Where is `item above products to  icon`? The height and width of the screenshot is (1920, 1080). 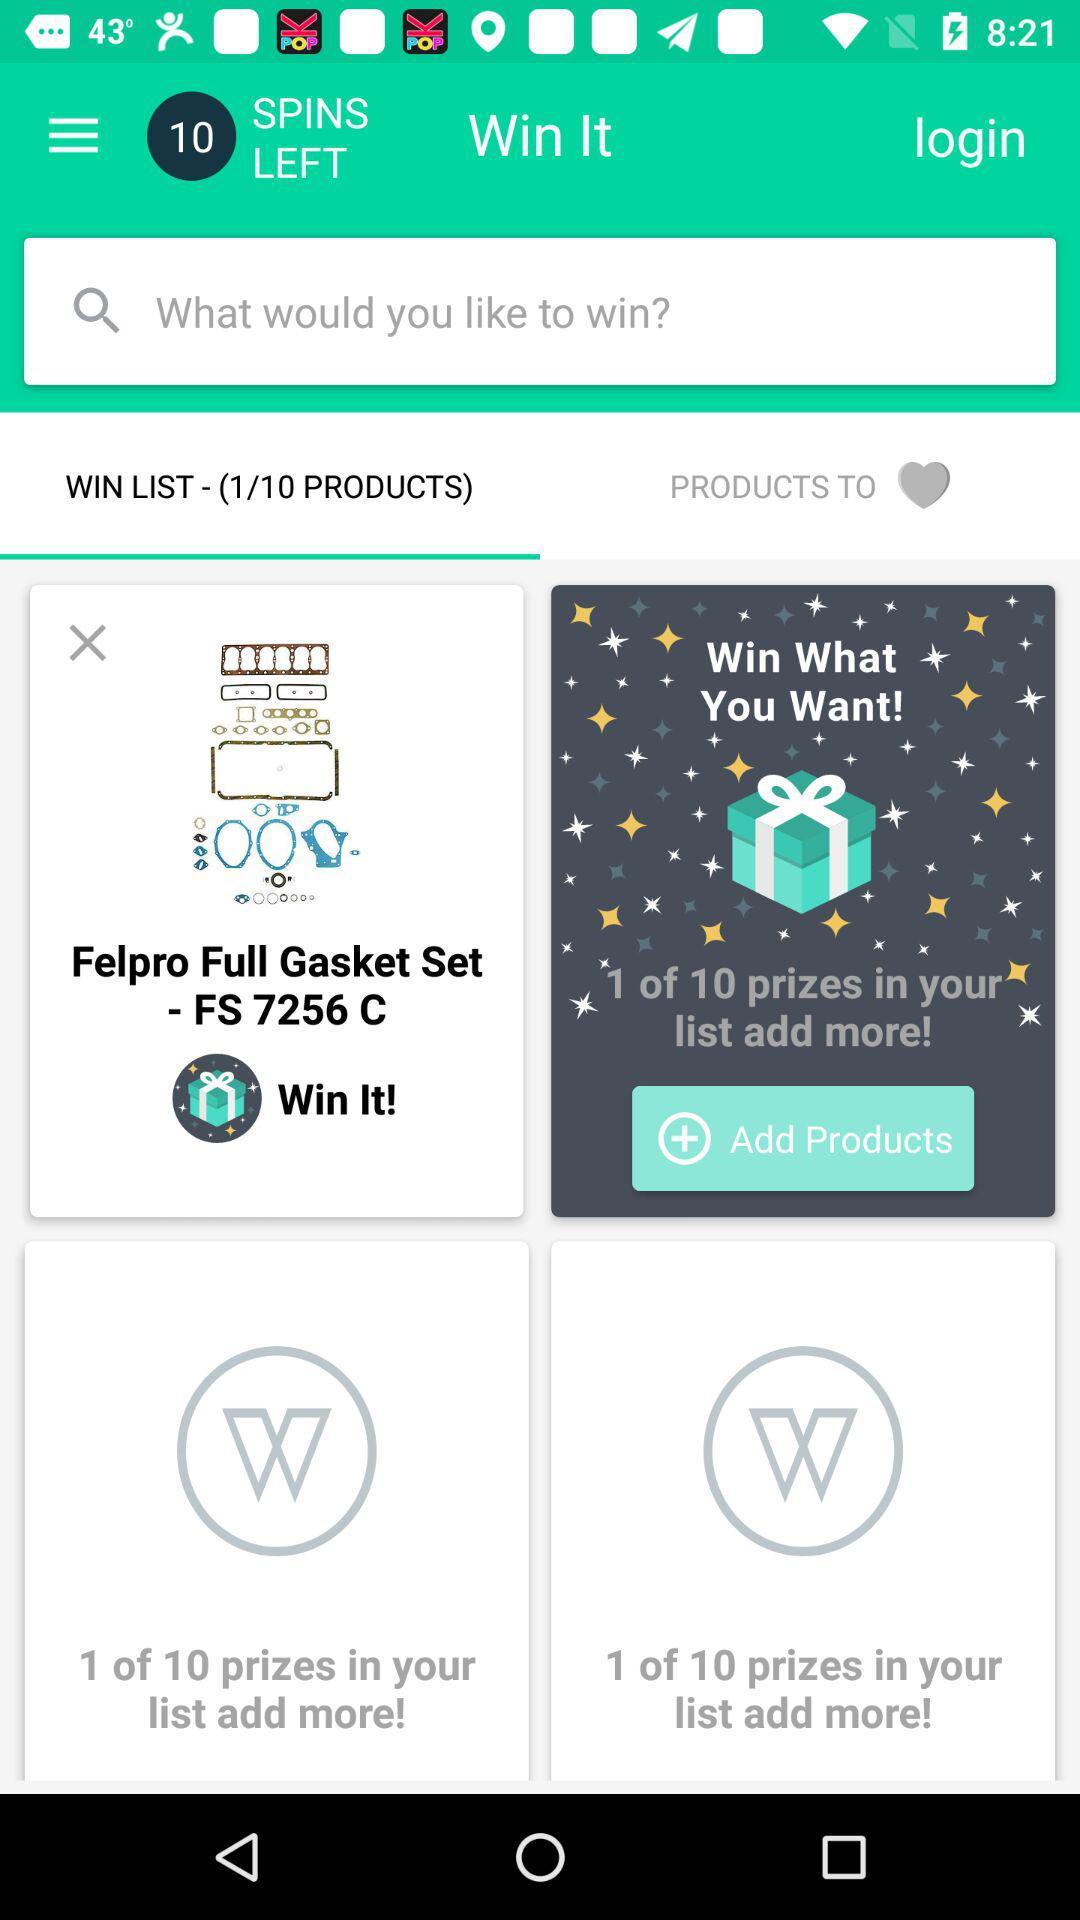
item above products to  icon is located at coordinates (969, 135).